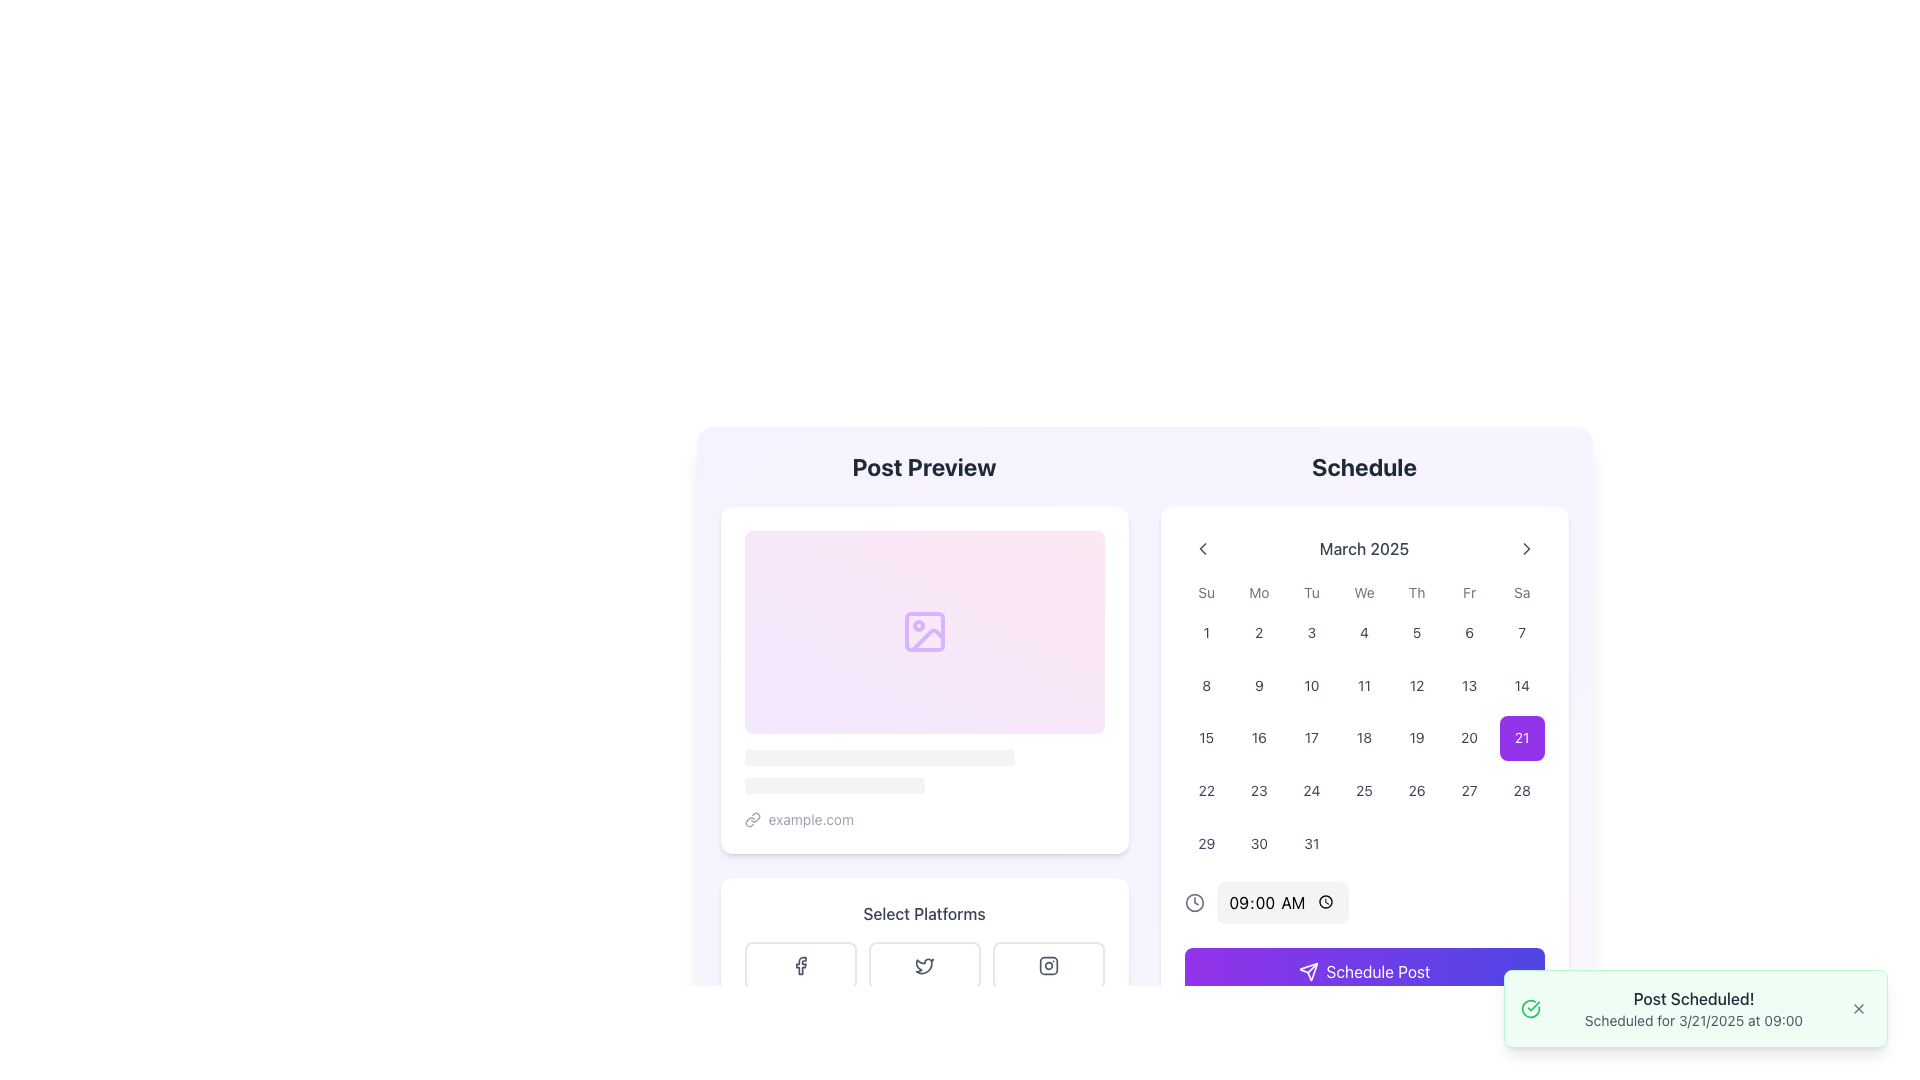 Image resolution: width=1920 pixels, height=1080 pixels. Describe the element at coordinates (1308, 970) in the screenshot. I see `the 'Schedule Post' button, which contains a send icon resembling an upward arrow or paper plane, located on the left side of the button` at that location.